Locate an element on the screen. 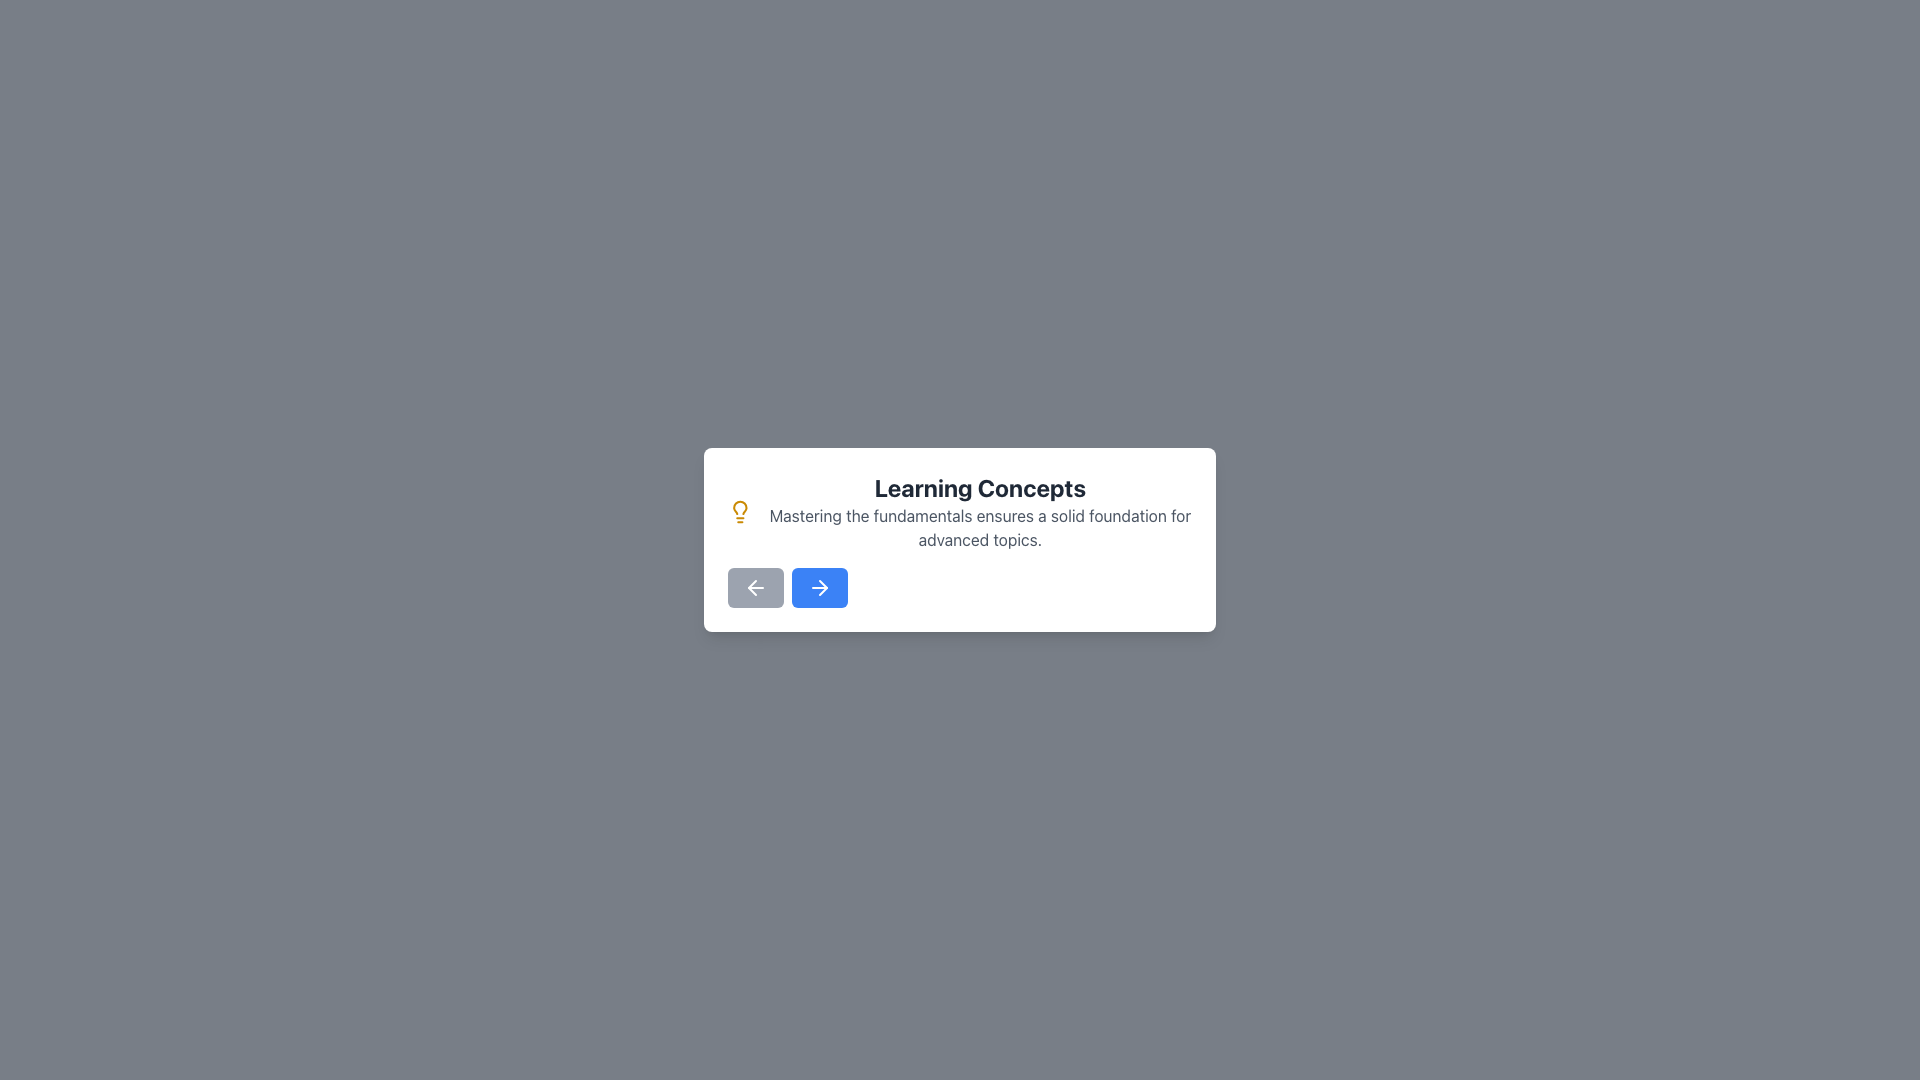 This screenshot has height=1080, width=1920. the backward navigation arrow icon located to the left of the blue right arrow button beneath the title 'Learning Concepts' is located at coordinates (754, 586).